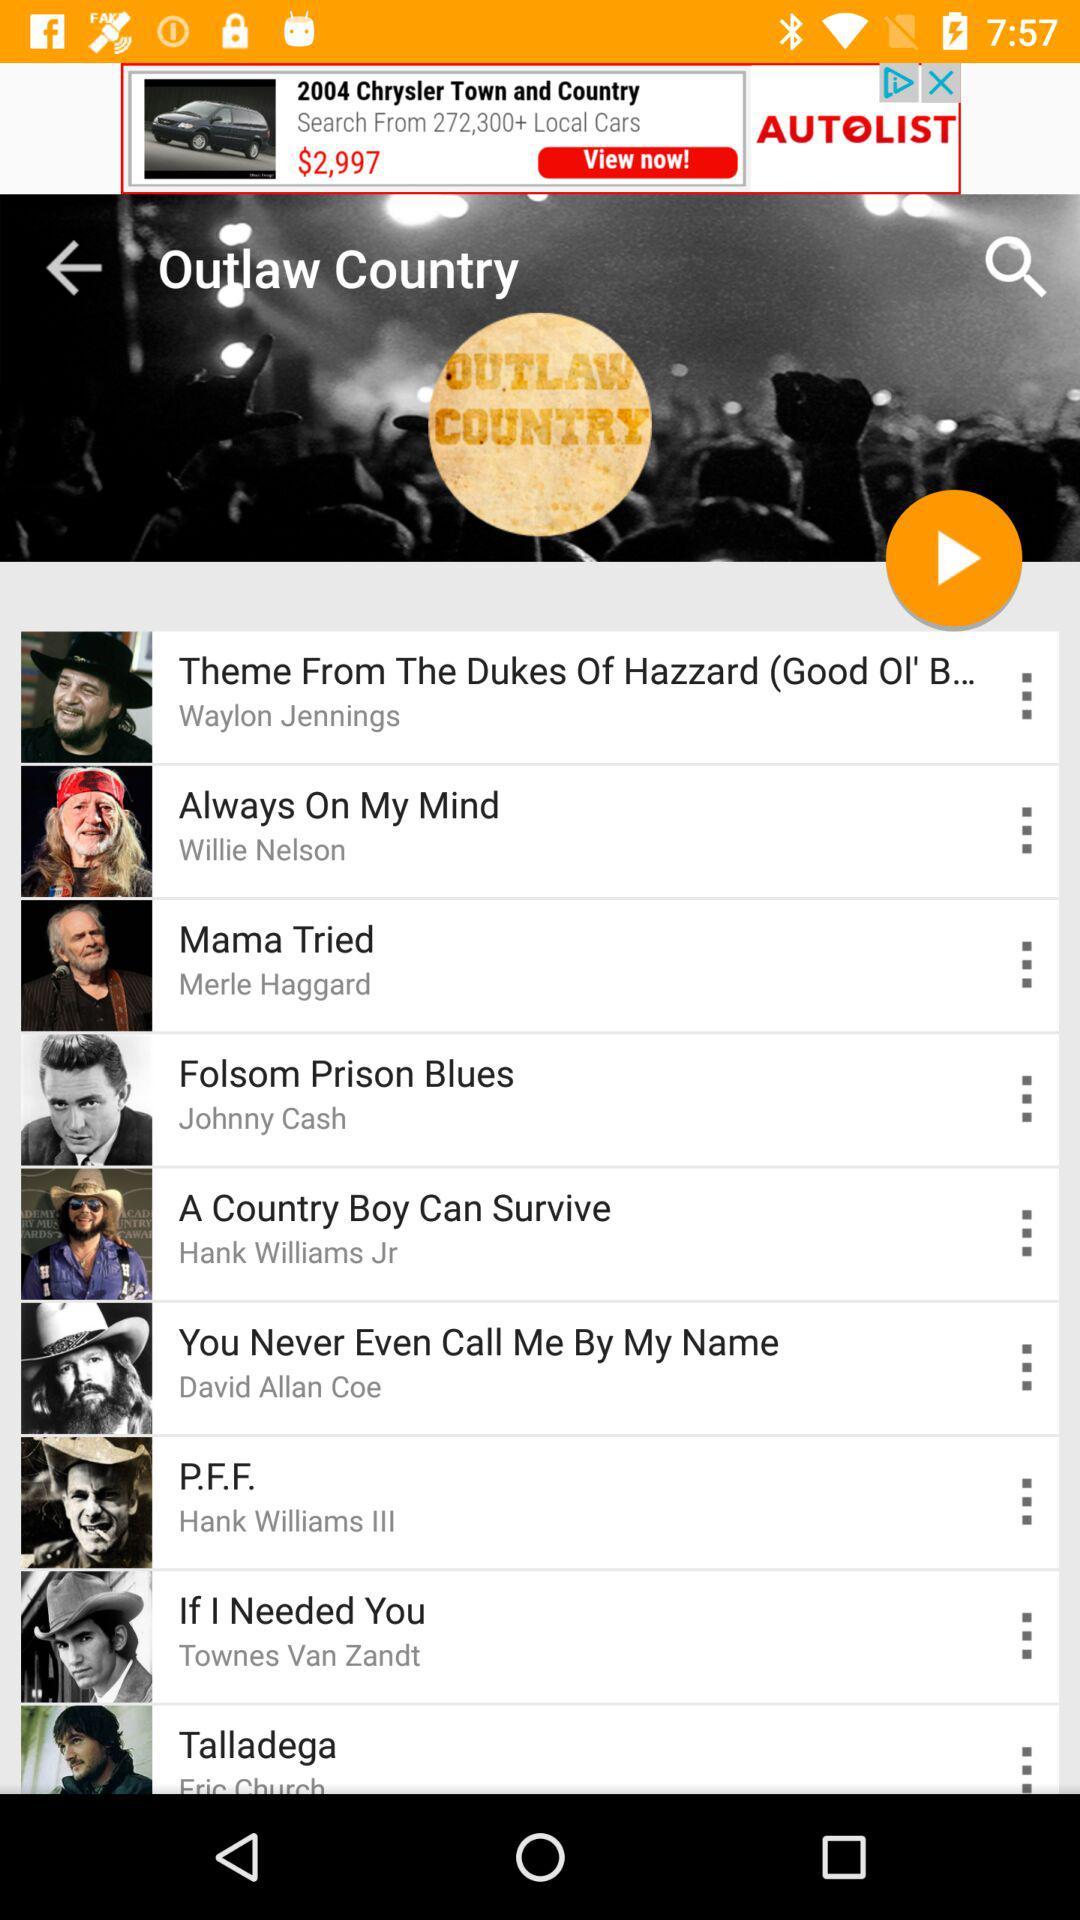 The image size is (1080, 1920). What do you see at coordinates (1027, 1367) in the screenshot?
I see `overview option` at bounding box center [1027, 1367].